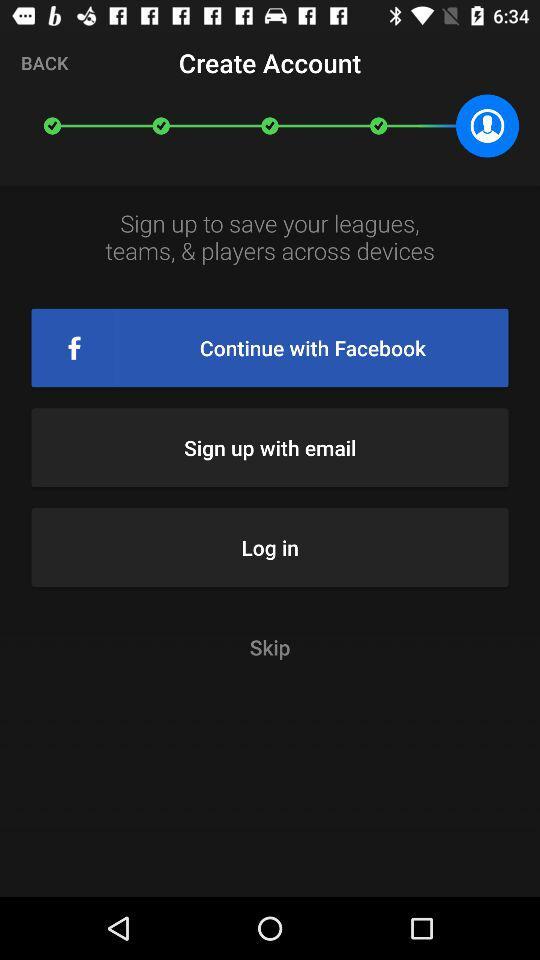  I want to click on back, so click(44, 62).